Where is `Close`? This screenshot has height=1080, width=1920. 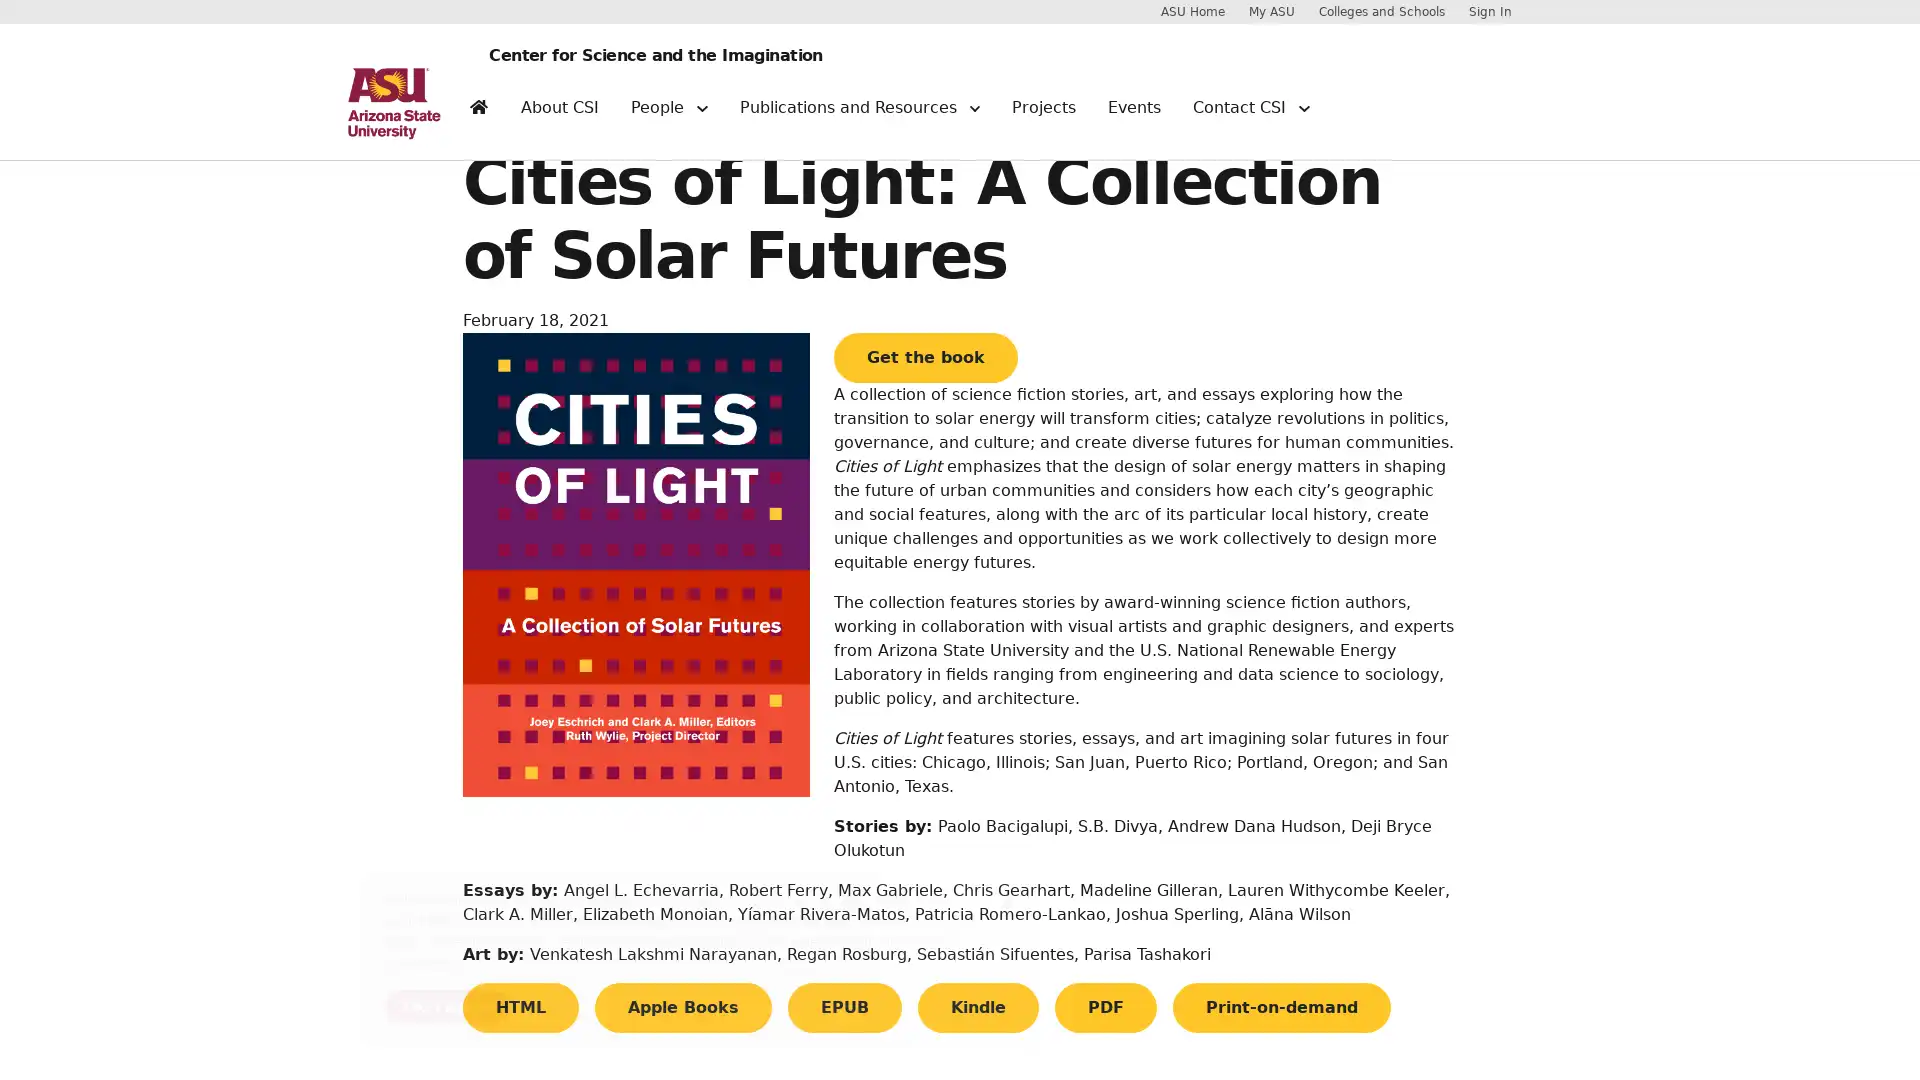
Close is located at coordinates (1007, 902).